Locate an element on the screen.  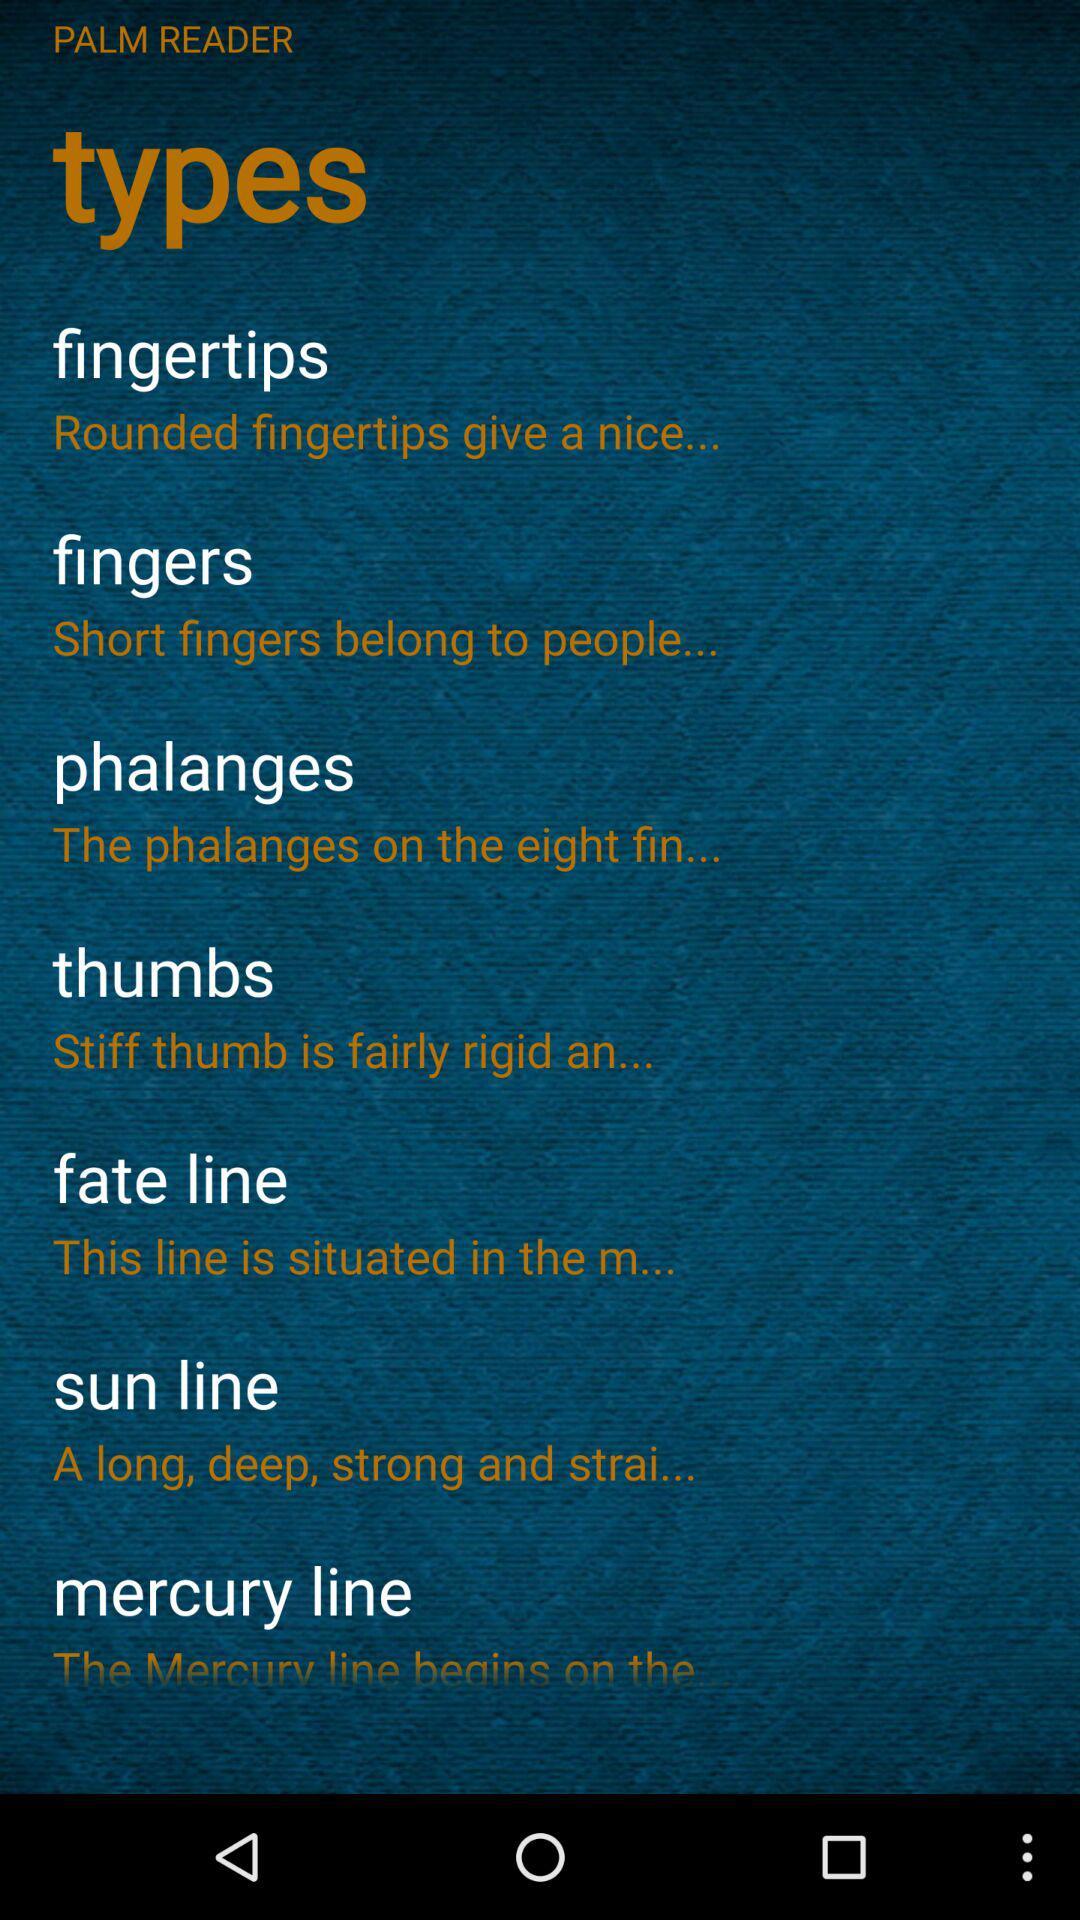
the item below the stiff thumb is is located at coordinates (540, 1178).